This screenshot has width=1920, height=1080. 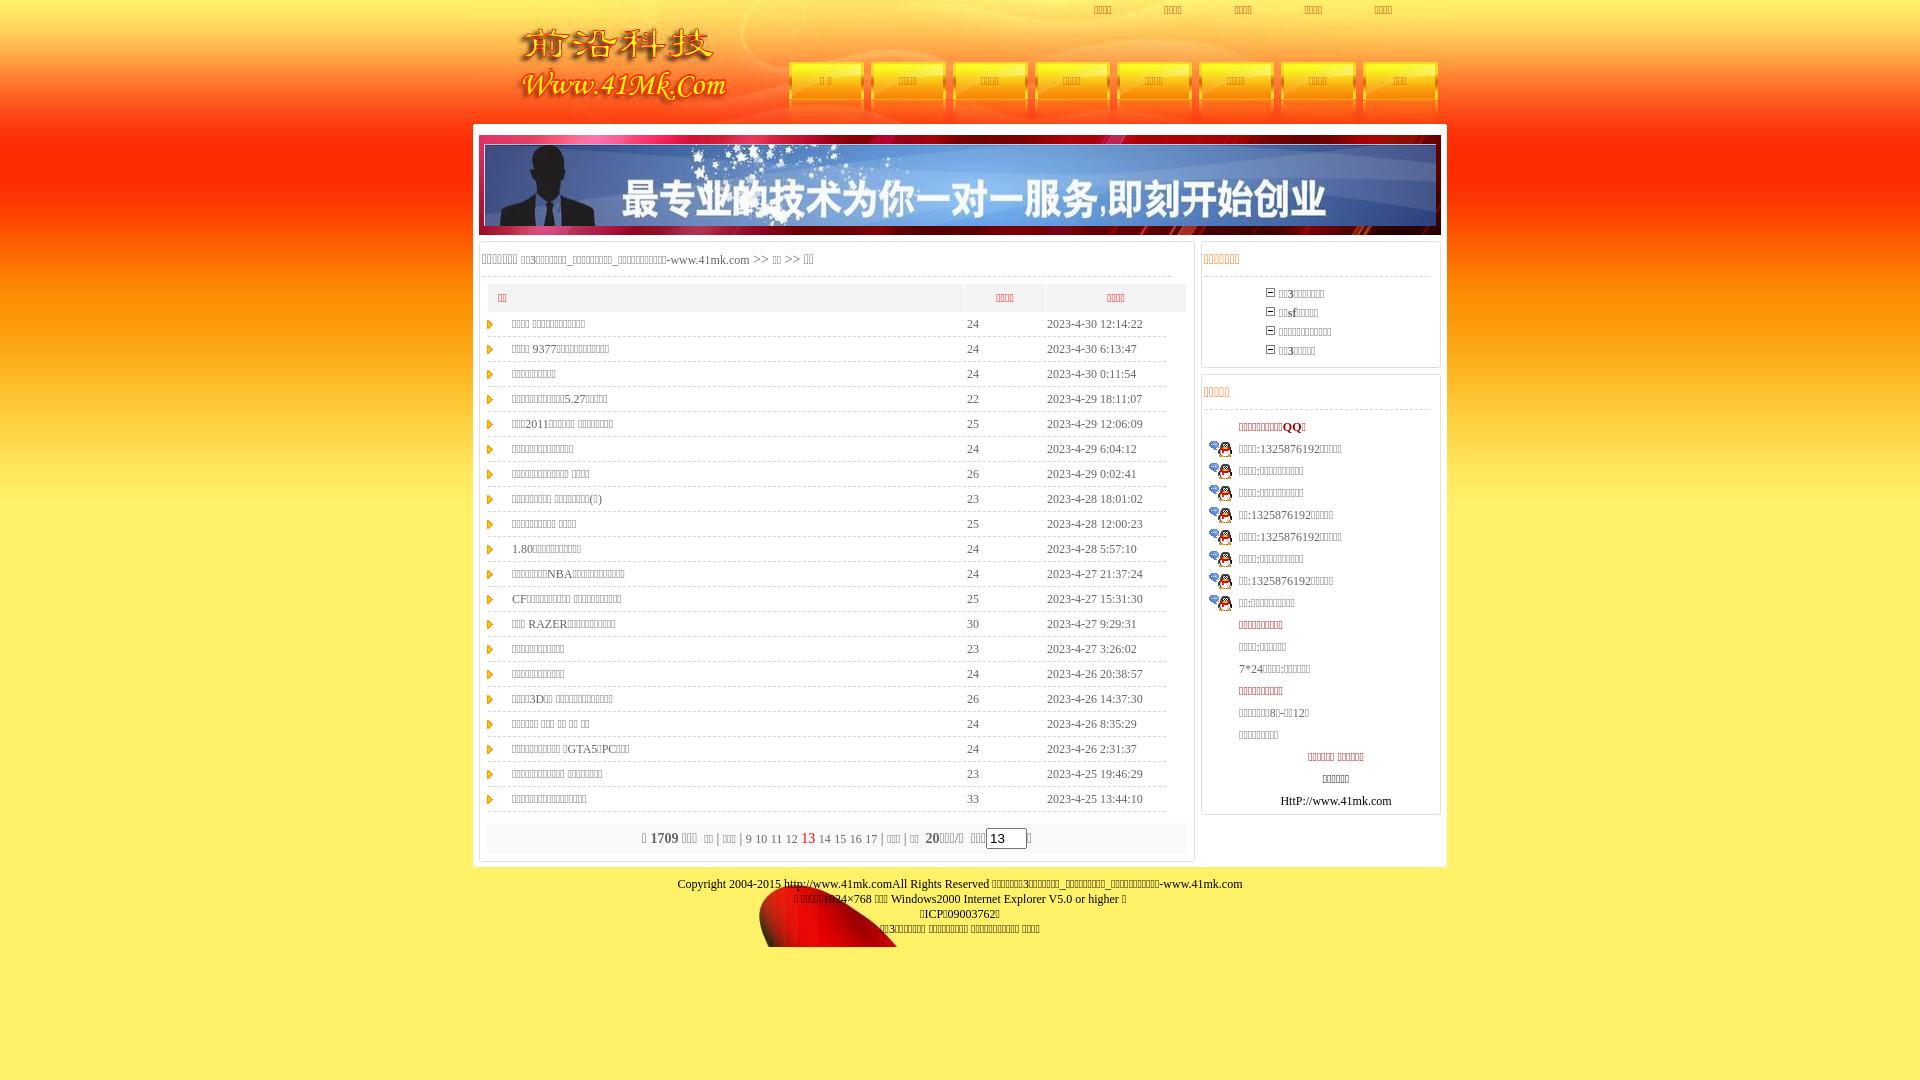 I want to click on '15', so click(x=840, y=839).